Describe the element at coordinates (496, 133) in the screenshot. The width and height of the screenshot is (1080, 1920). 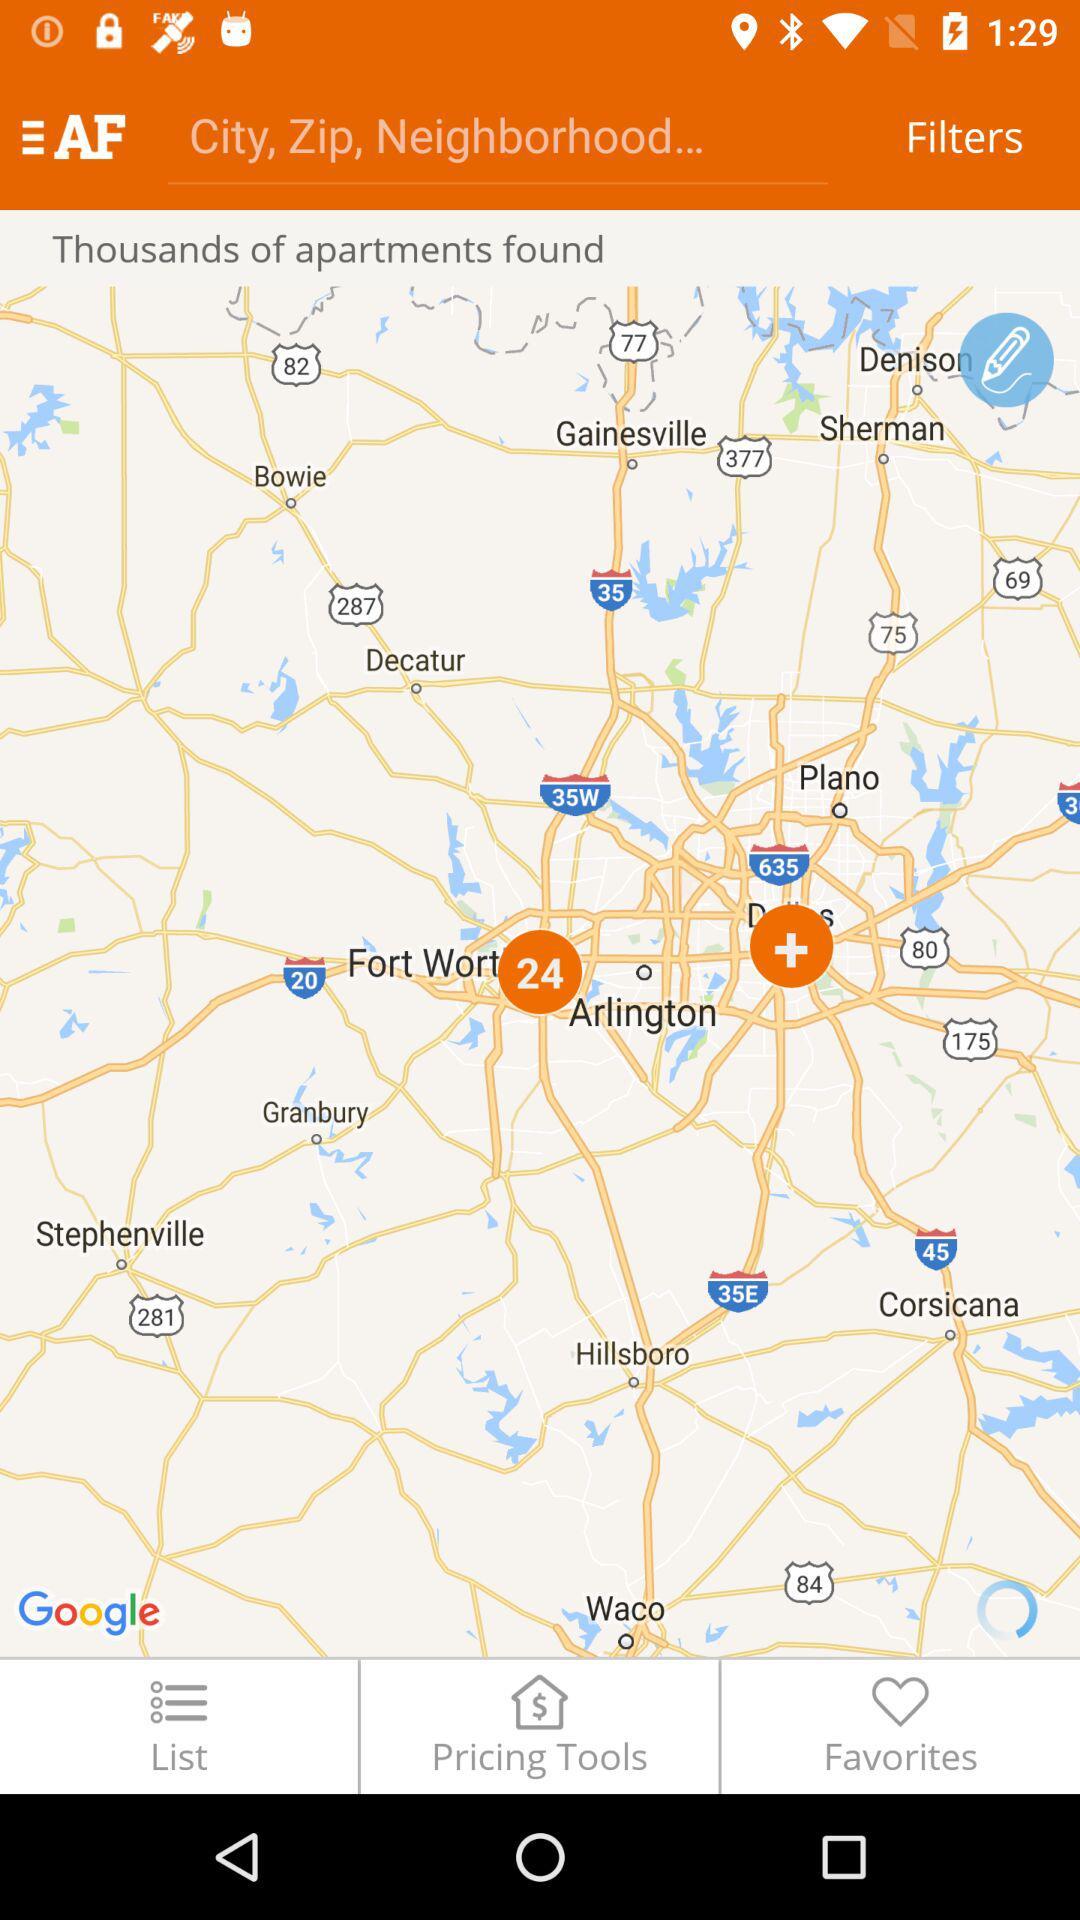
I see `the icon above the thousands of apartments icon` at that location.